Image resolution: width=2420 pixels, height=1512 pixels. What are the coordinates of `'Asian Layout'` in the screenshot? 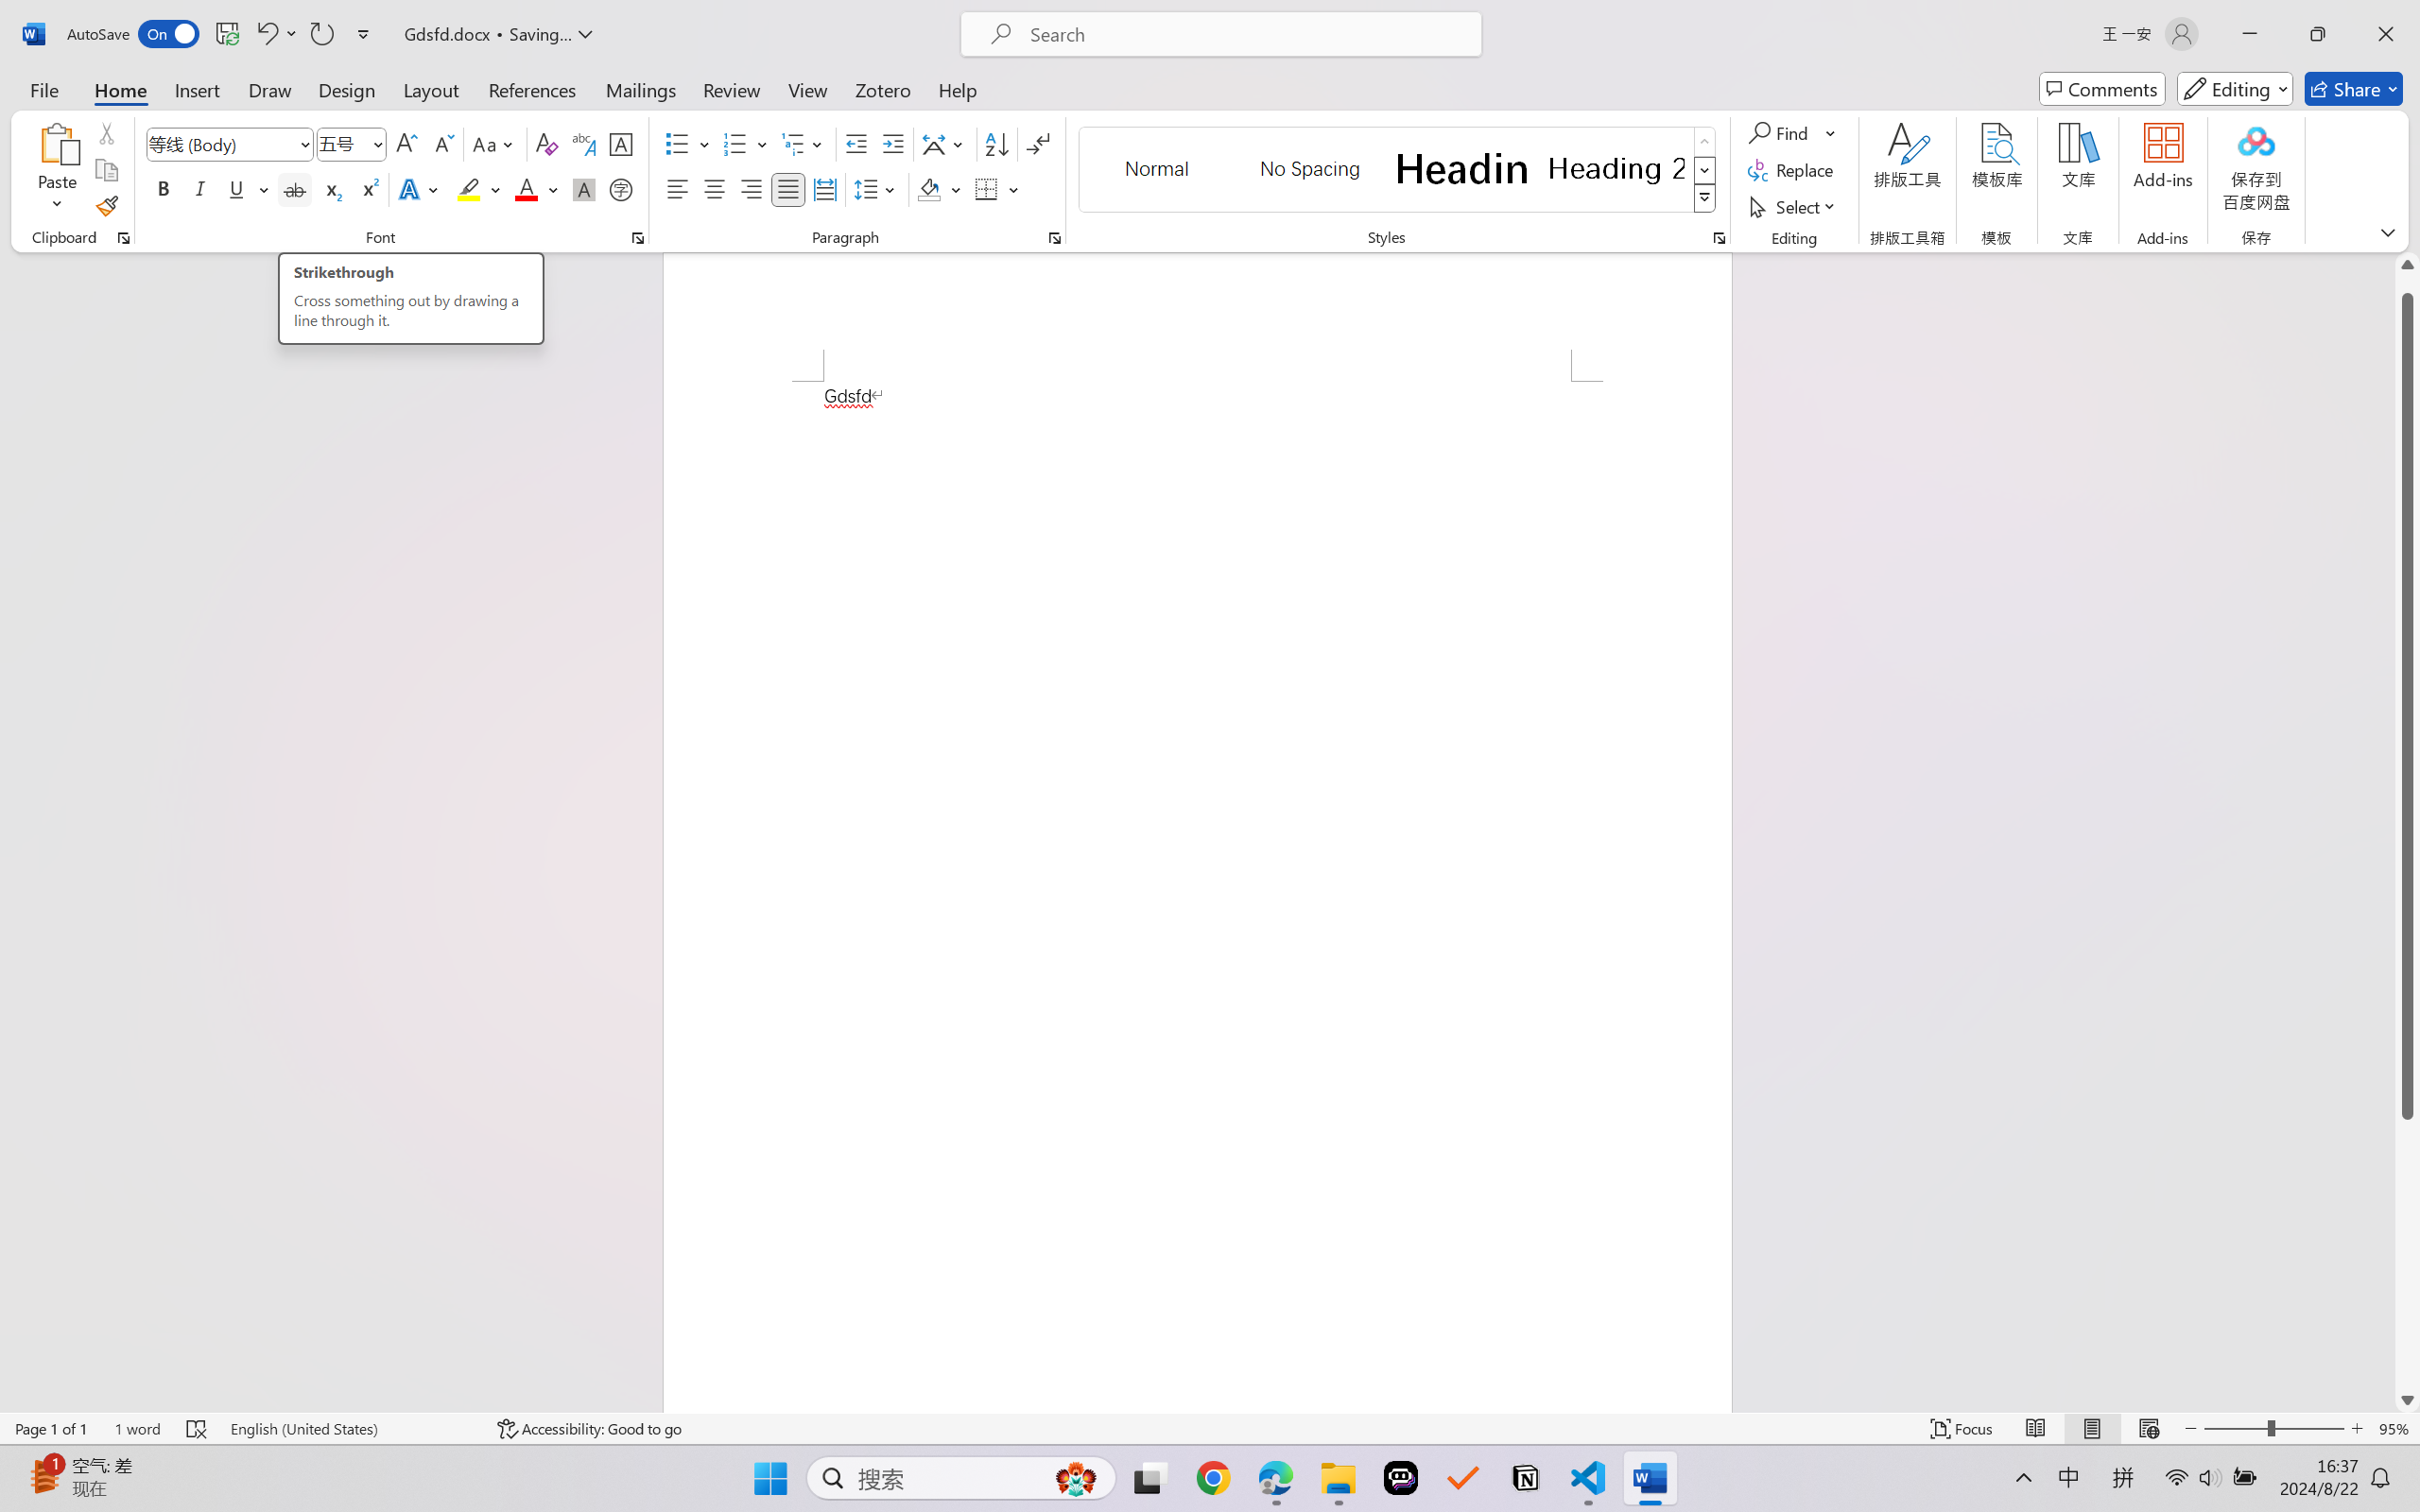 It's located at (944, 144).